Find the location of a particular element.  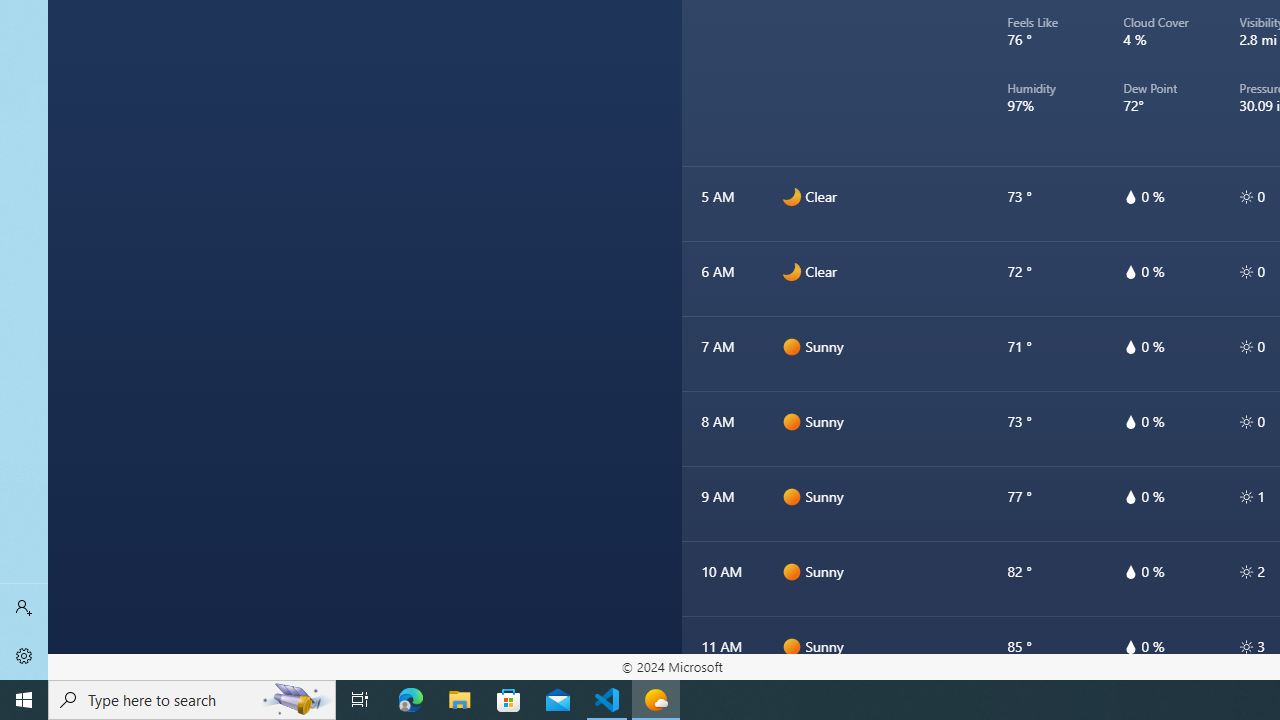

'Sign in' is located at coordinates (24, 607).